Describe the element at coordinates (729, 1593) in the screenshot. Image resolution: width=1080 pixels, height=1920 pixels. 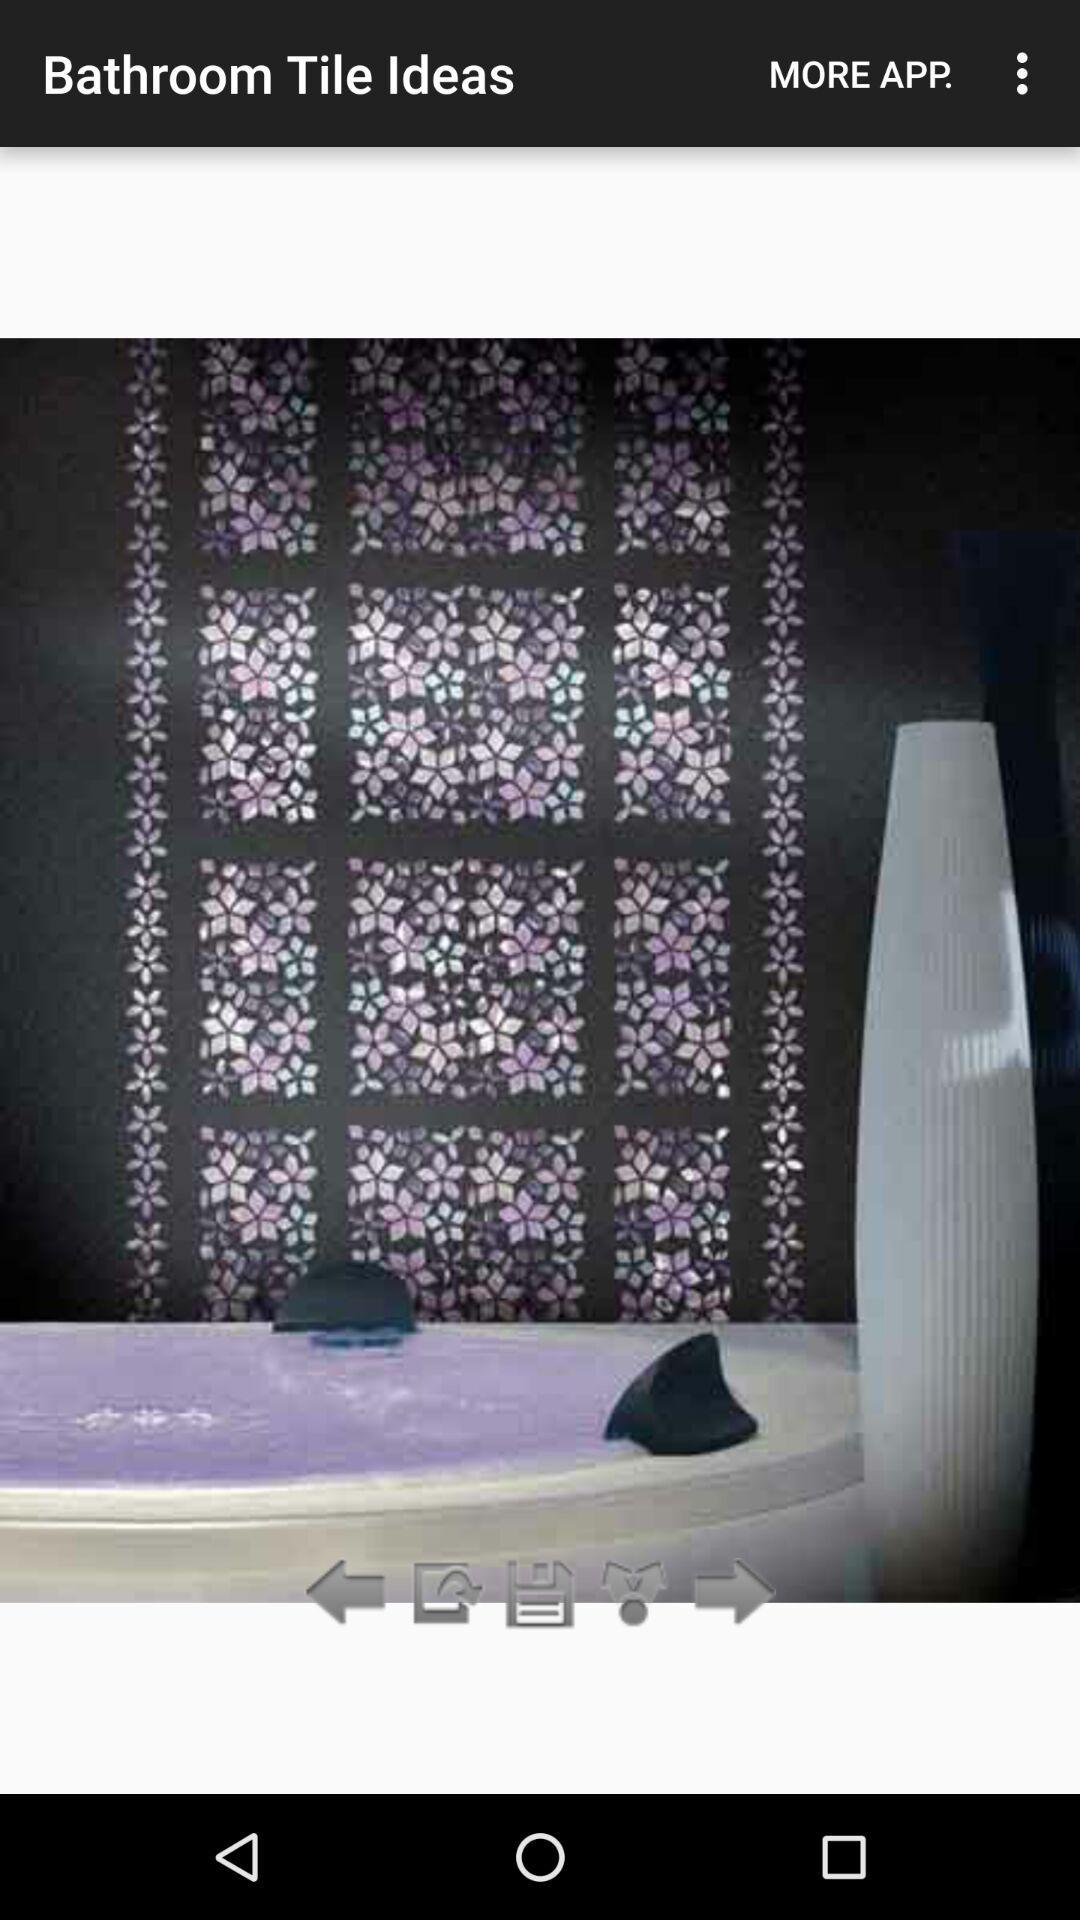
I see `icon at the bottom right corner` at that location.